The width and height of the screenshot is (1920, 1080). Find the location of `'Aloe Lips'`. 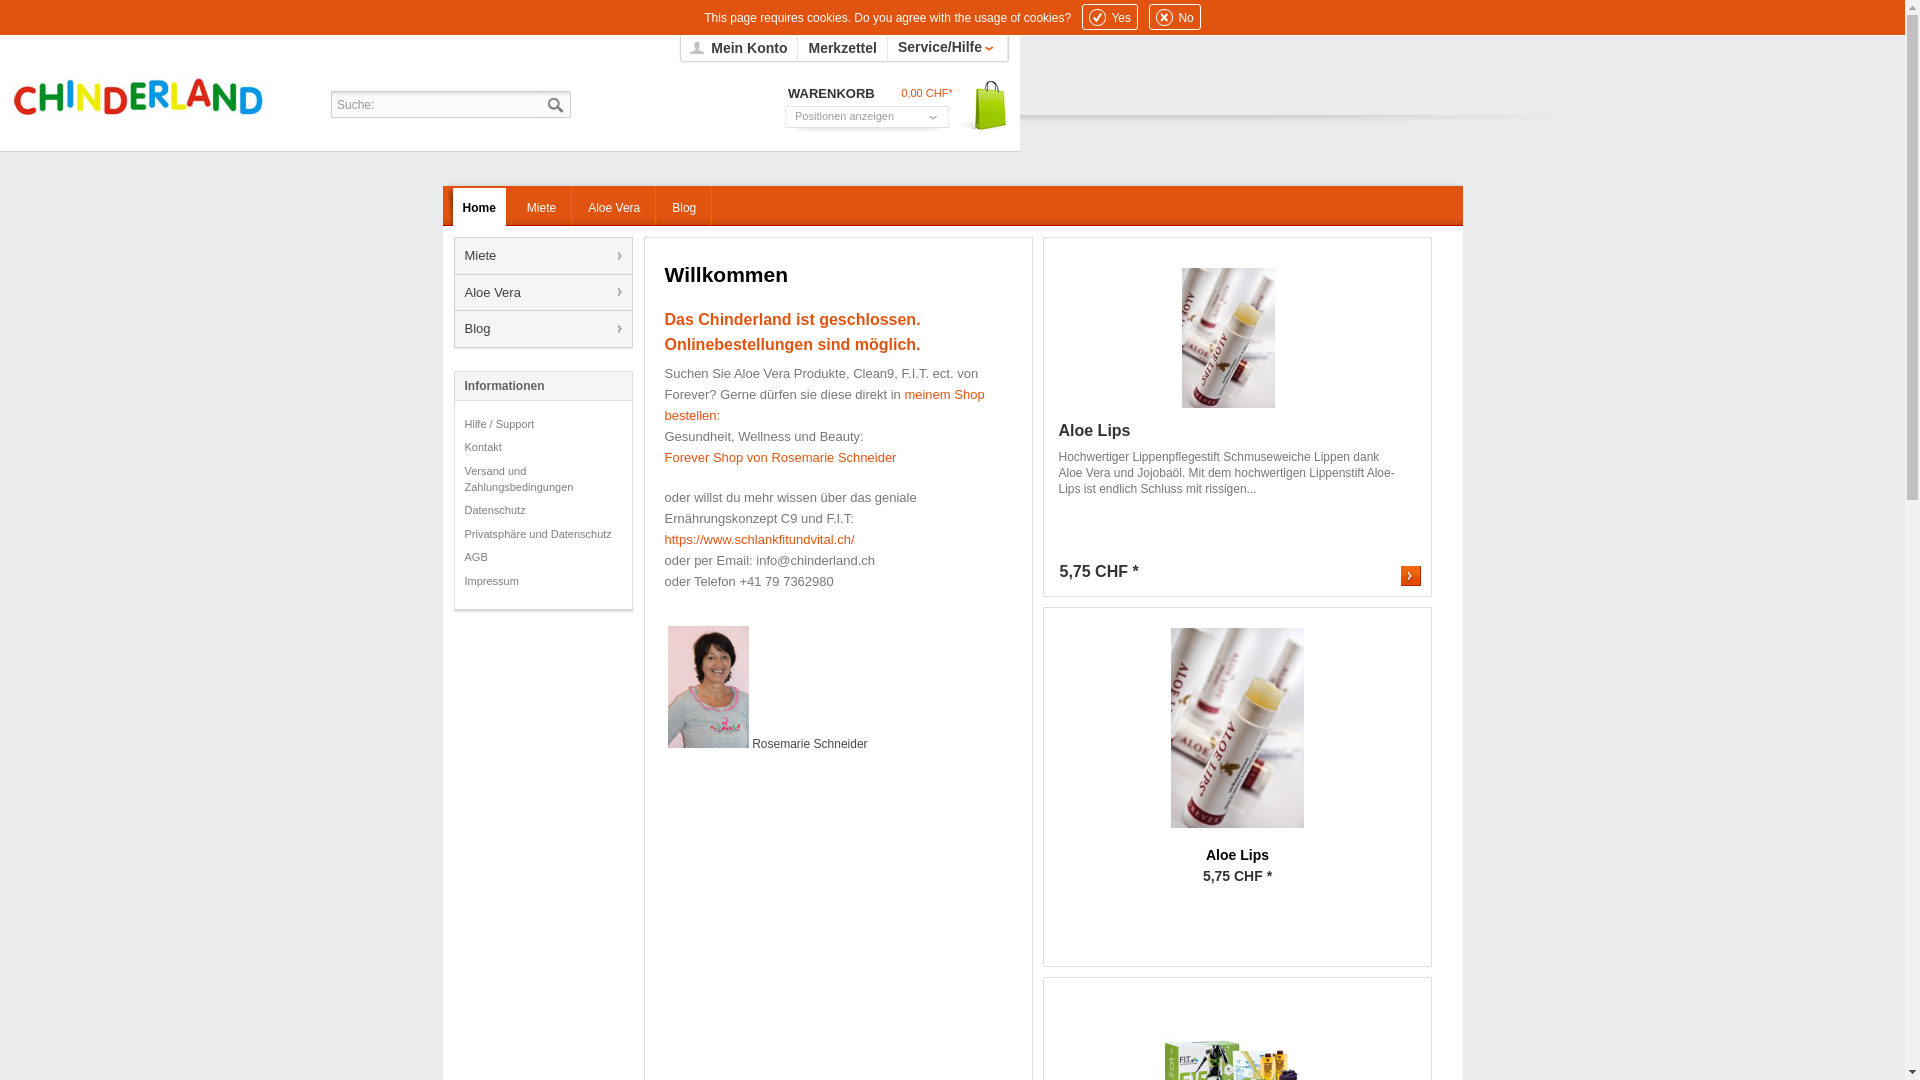

'Aloe Lips' is located at coordinates (1236, 728).